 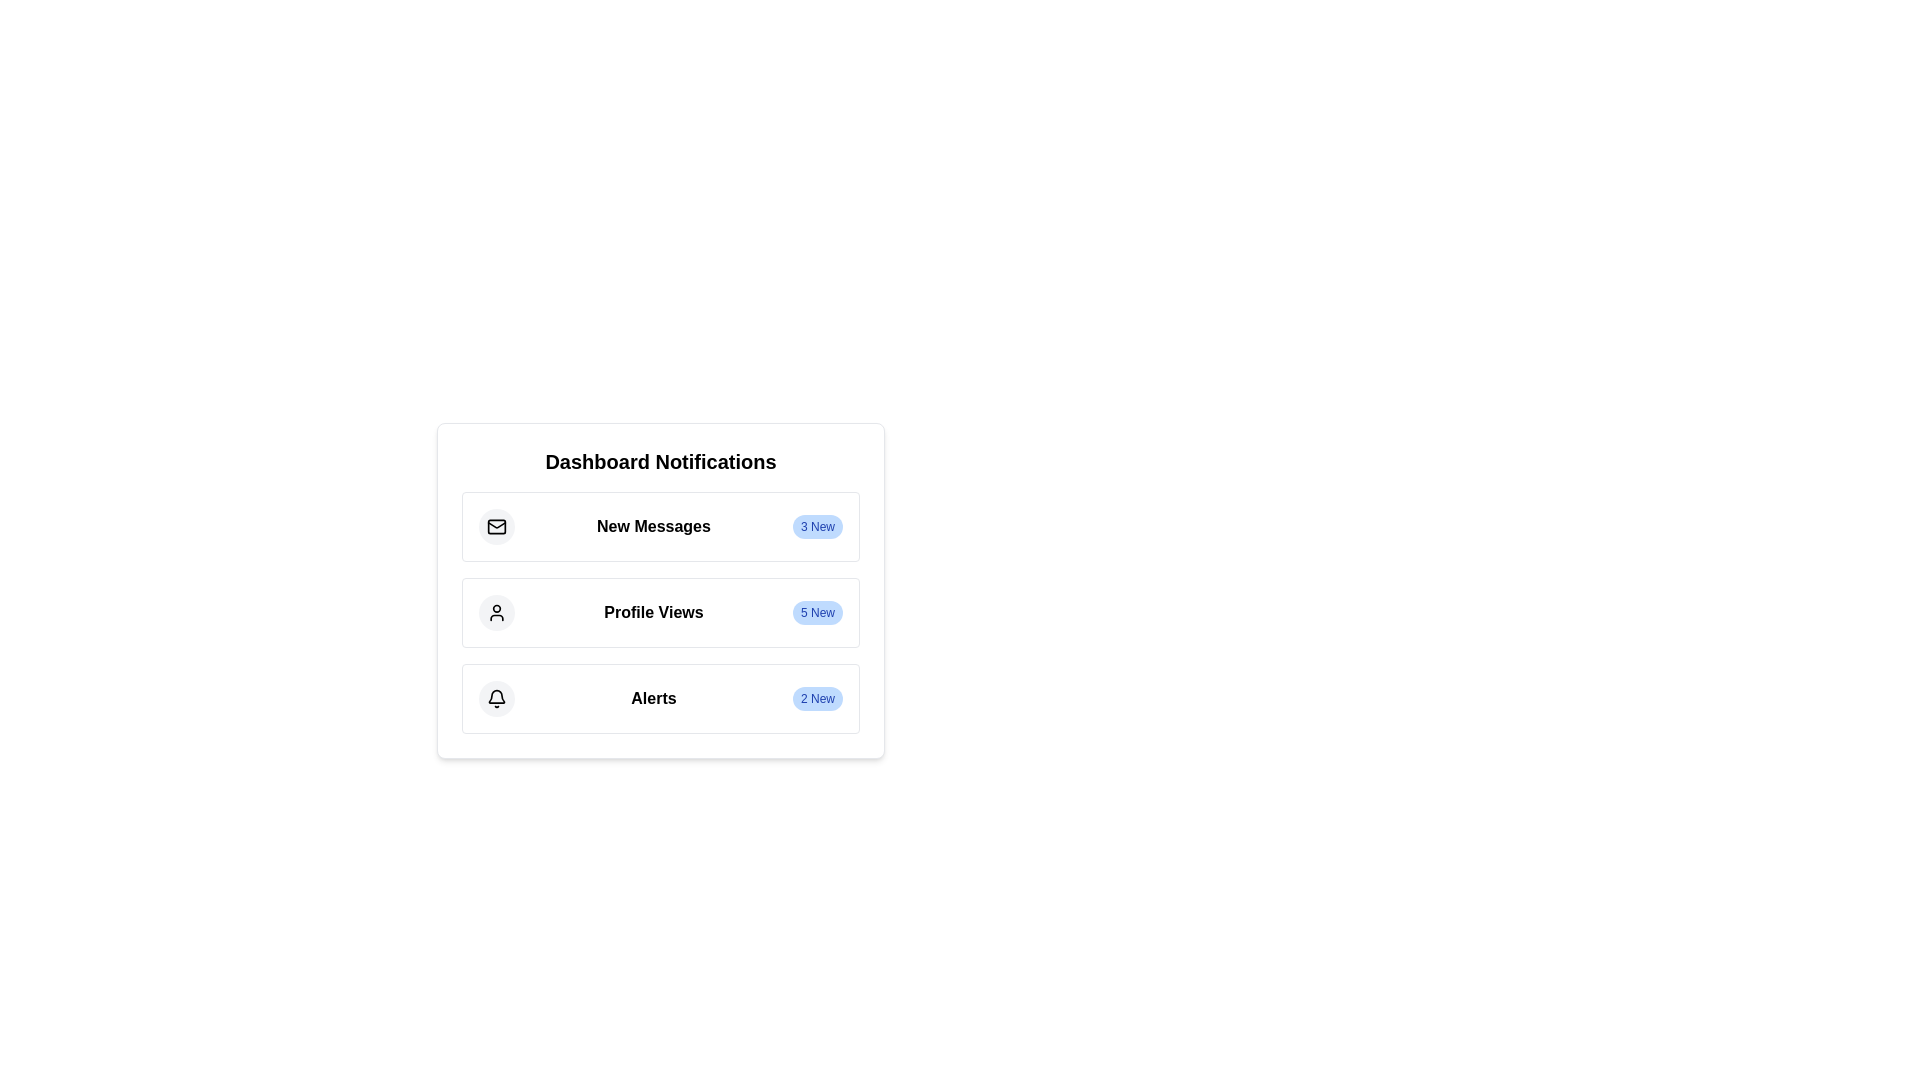 What do you see at coordinates (497, 612) in the screenshot?
I see `the user profile views icon, which is centrally located in the second row of the 'Dashboard Notifications' card, next to the text 'Profile Views'` at bounding box center [497, 612].